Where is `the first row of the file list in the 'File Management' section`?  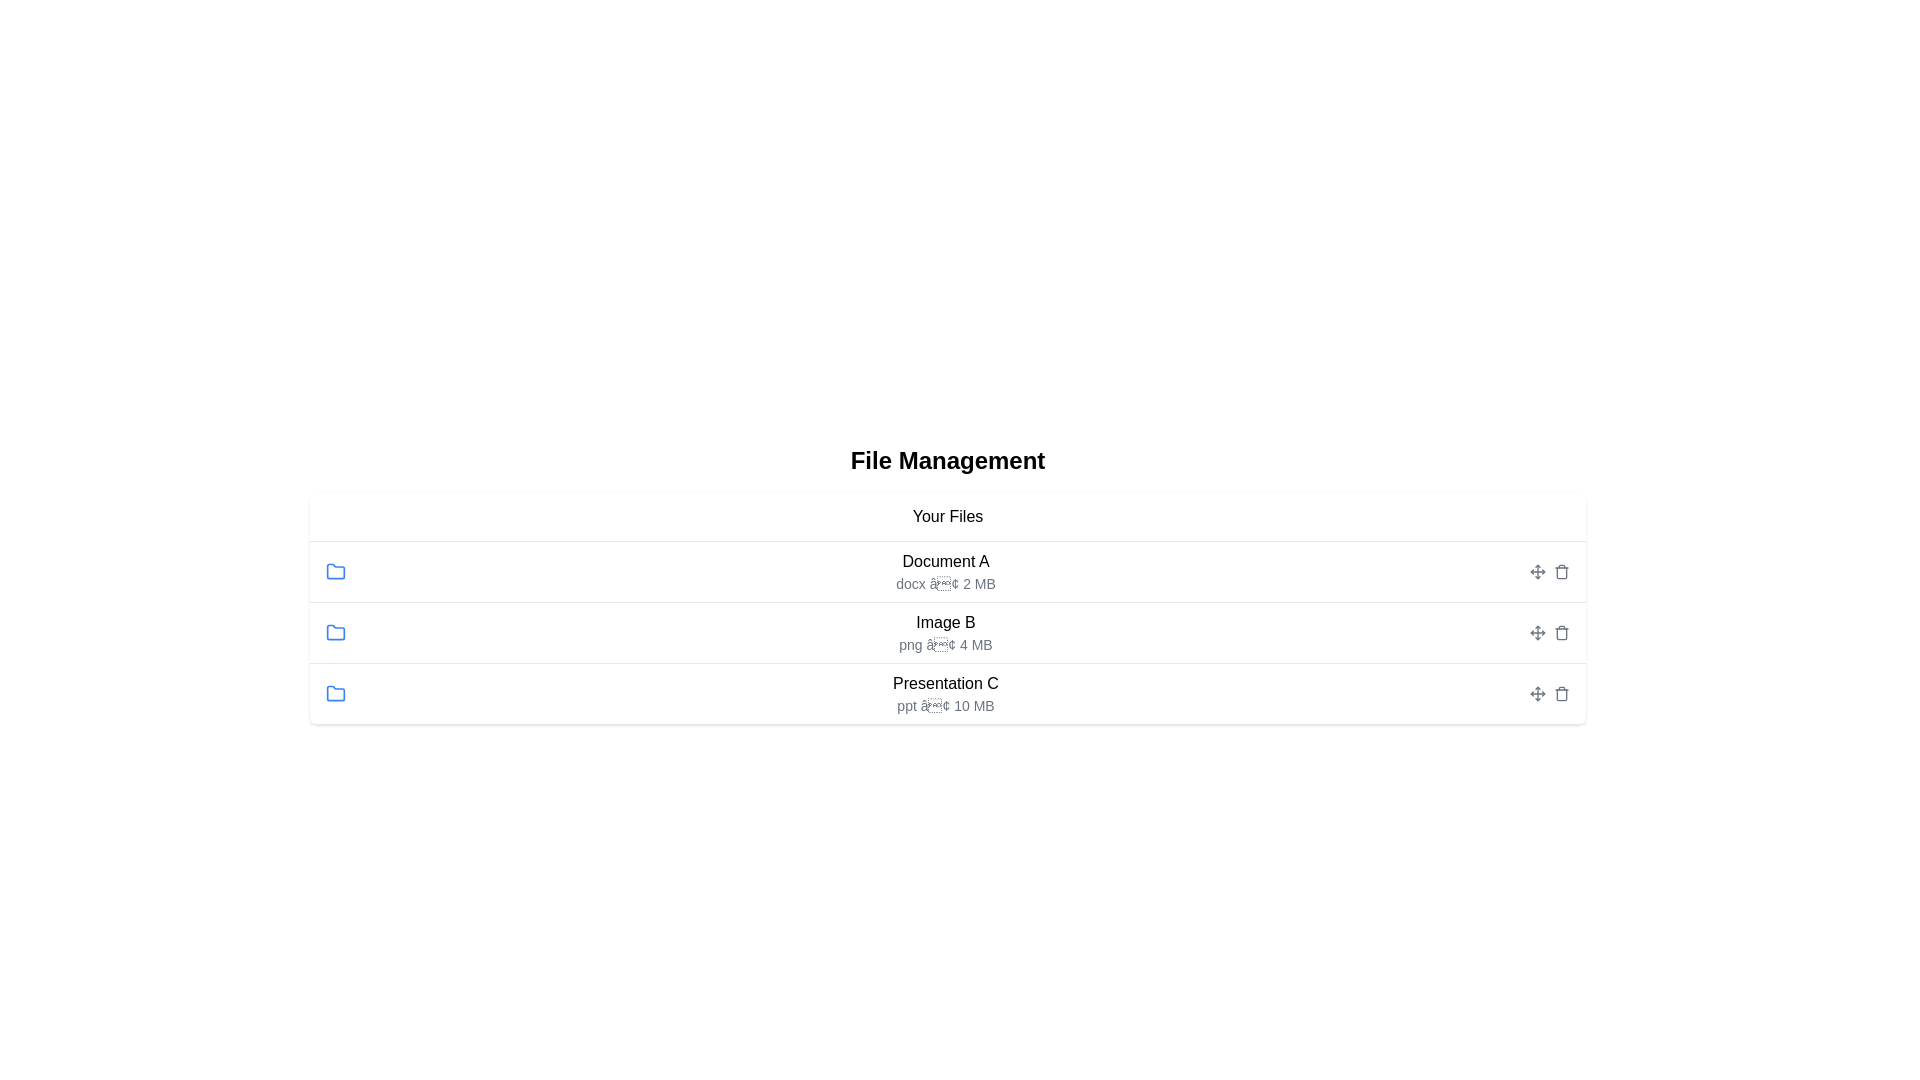
the first row of the file list in the 'File Management' section is located at coordinates (944, 571).